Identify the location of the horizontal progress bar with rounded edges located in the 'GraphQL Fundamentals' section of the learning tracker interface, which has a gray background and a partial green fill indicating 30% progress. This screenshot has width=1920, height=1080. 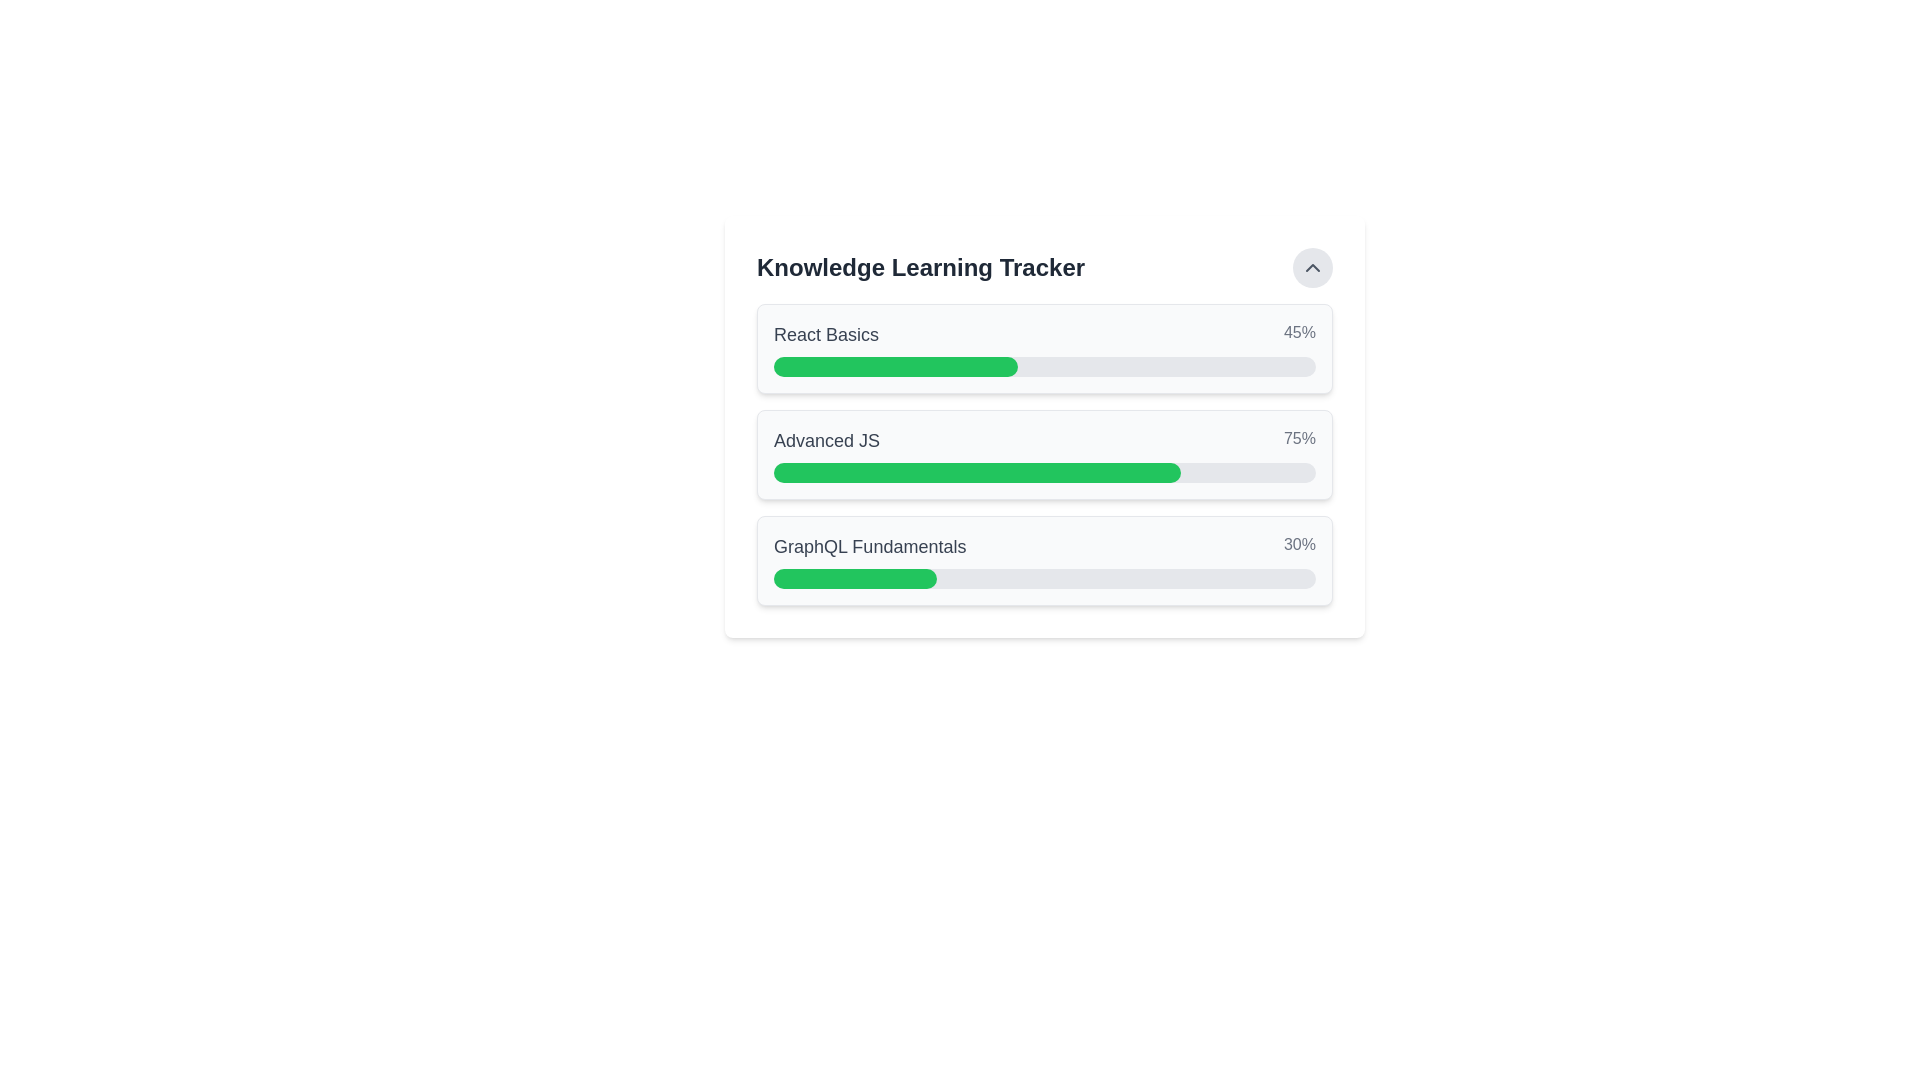
(1044, 578).